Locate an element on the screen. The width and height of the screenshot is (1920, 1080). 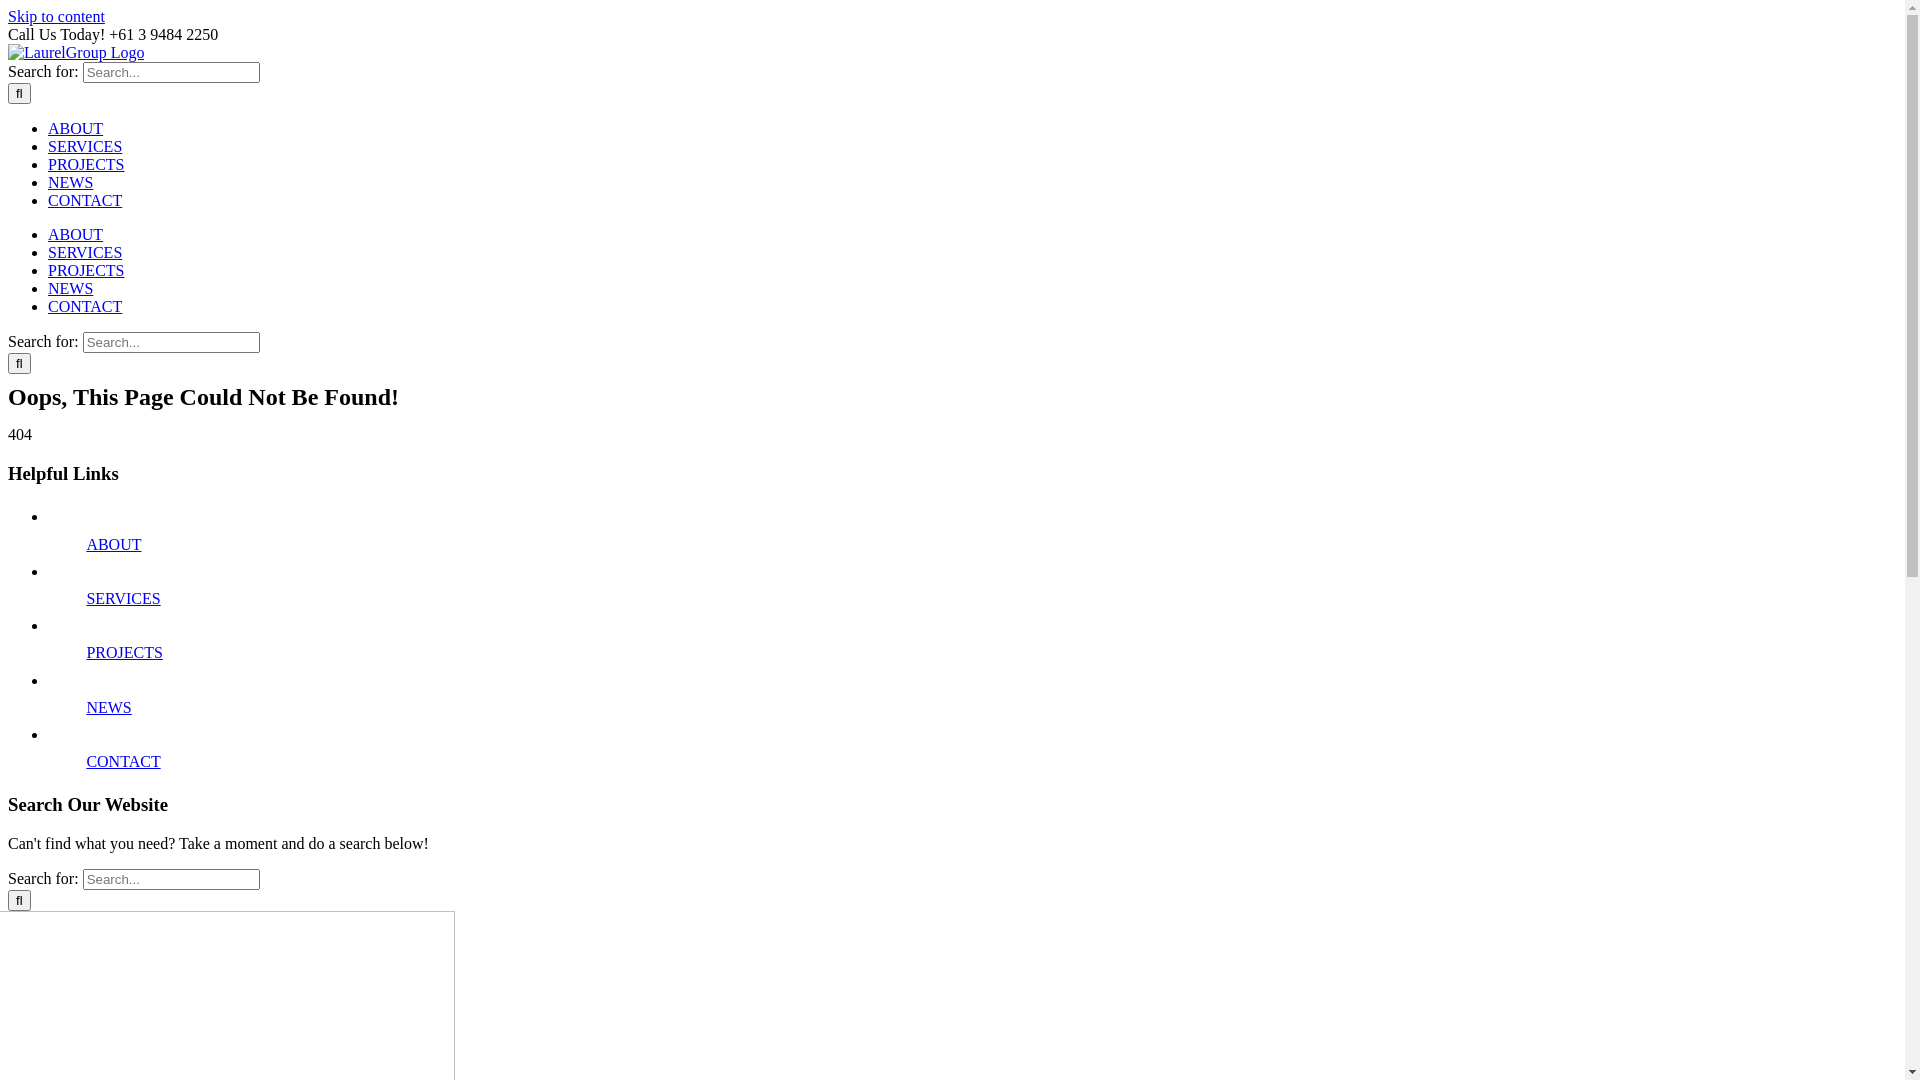
'NEWS' is located at coordinates (48, 182).